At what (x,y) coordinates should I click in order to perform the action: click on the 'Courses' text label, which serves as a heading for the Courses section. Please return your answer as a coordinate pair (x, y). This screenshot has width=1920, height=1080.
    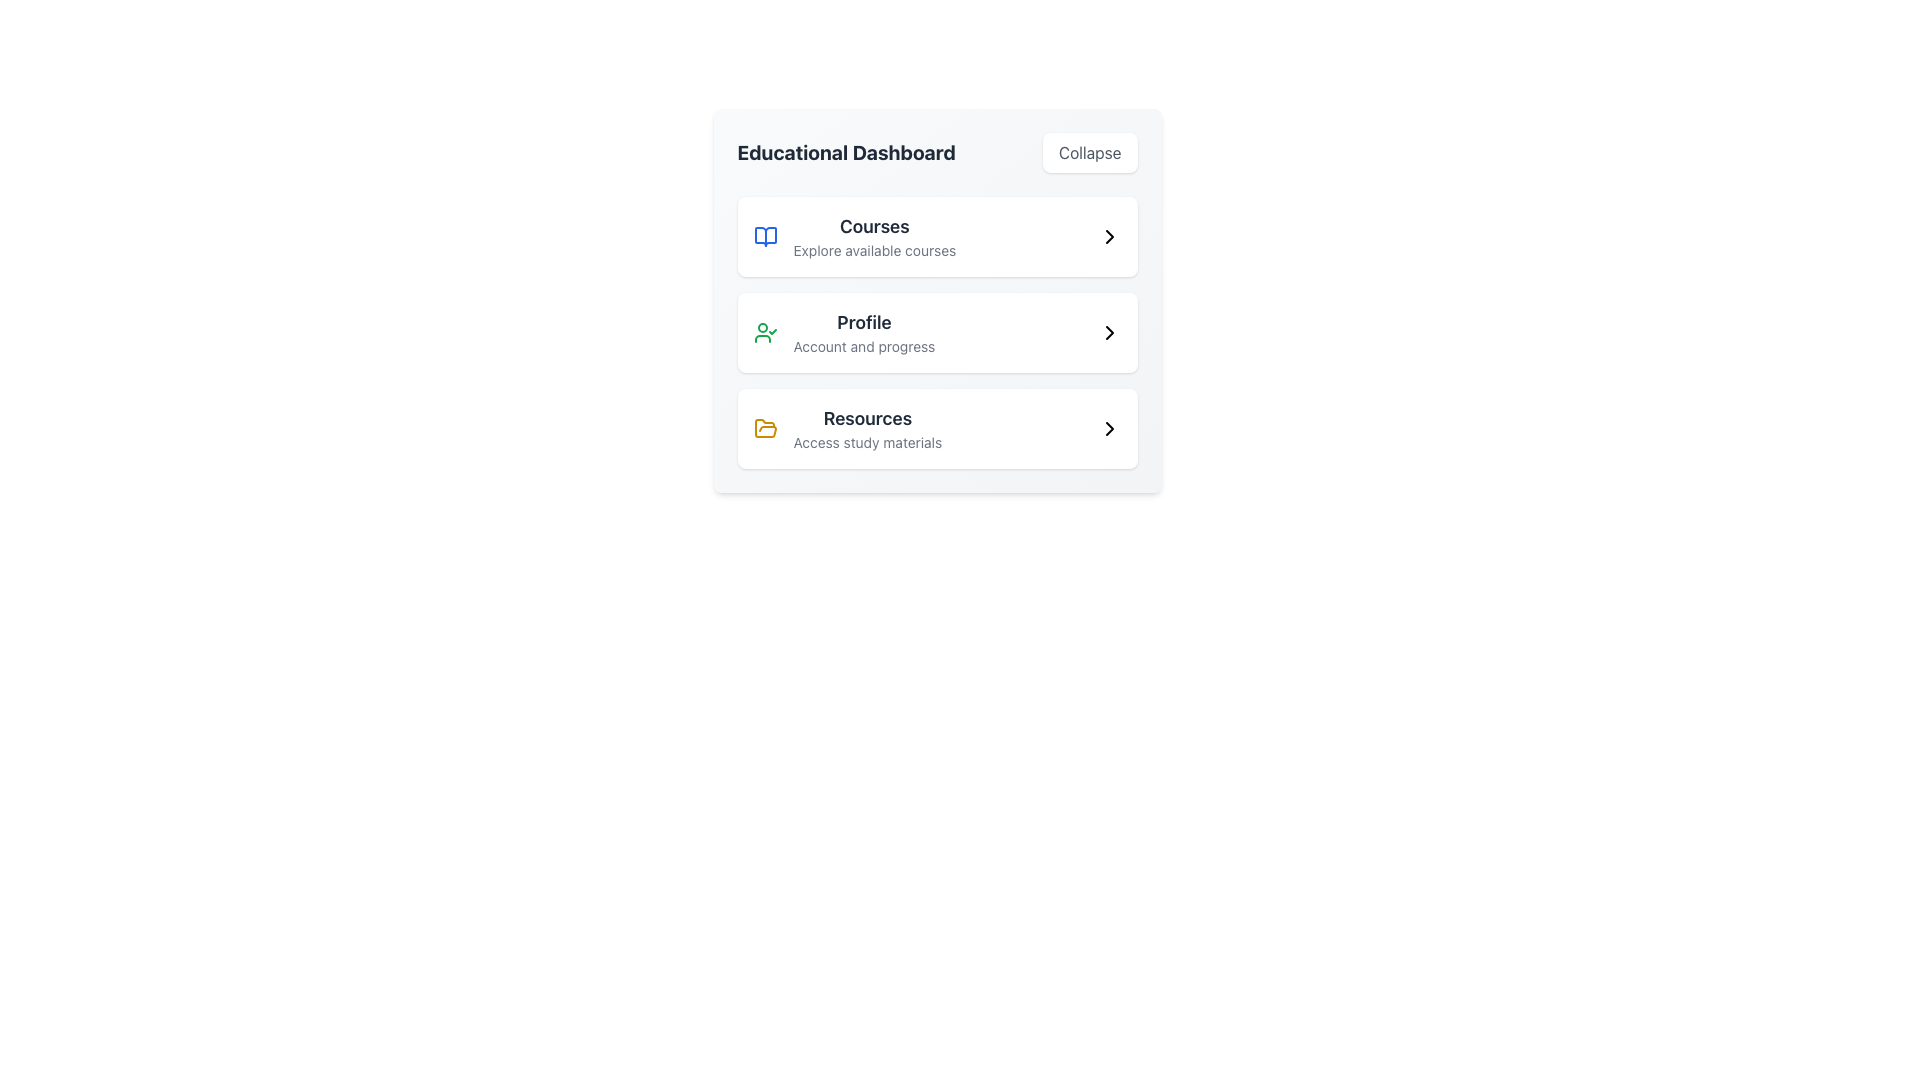
    Looking at the image, I should click on (874, 226).